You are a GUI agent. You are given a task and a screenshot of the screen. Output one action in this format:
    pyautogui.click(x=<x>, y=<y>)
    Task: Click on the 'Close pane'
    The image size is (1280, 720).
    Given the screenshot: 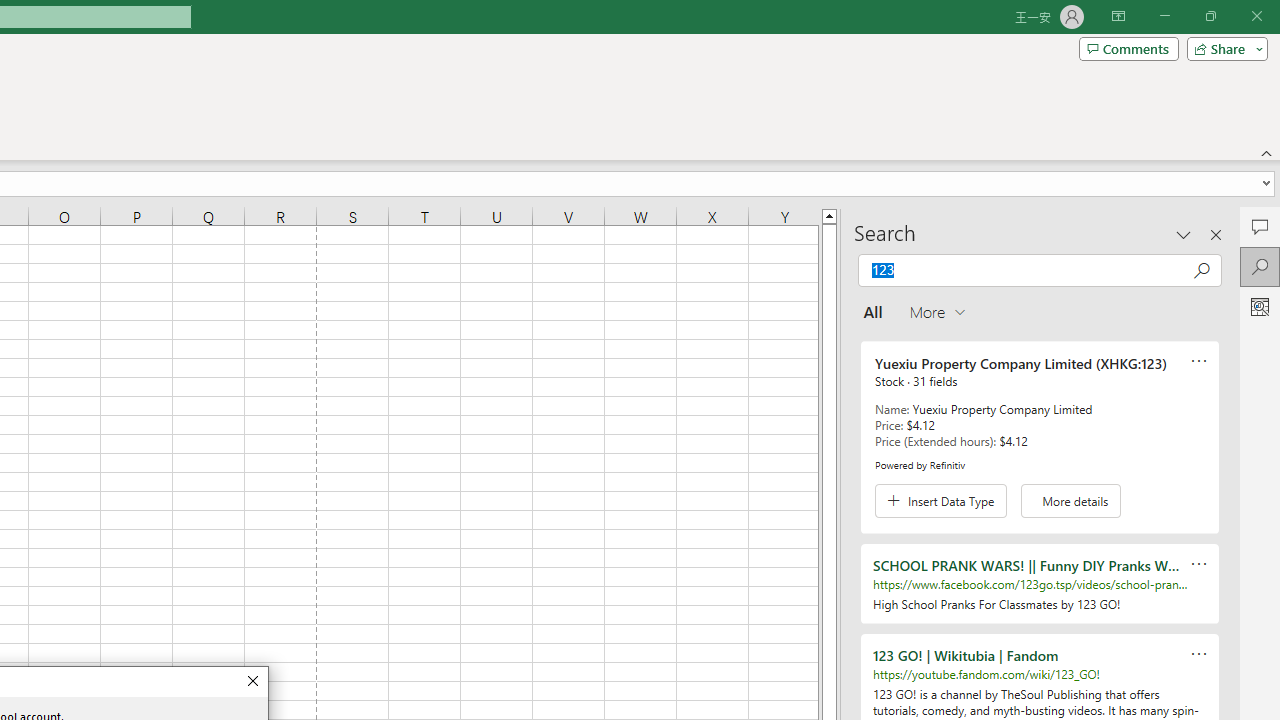 What is the action you would take?
    pyautogui.click(x=1215, y=234)
    